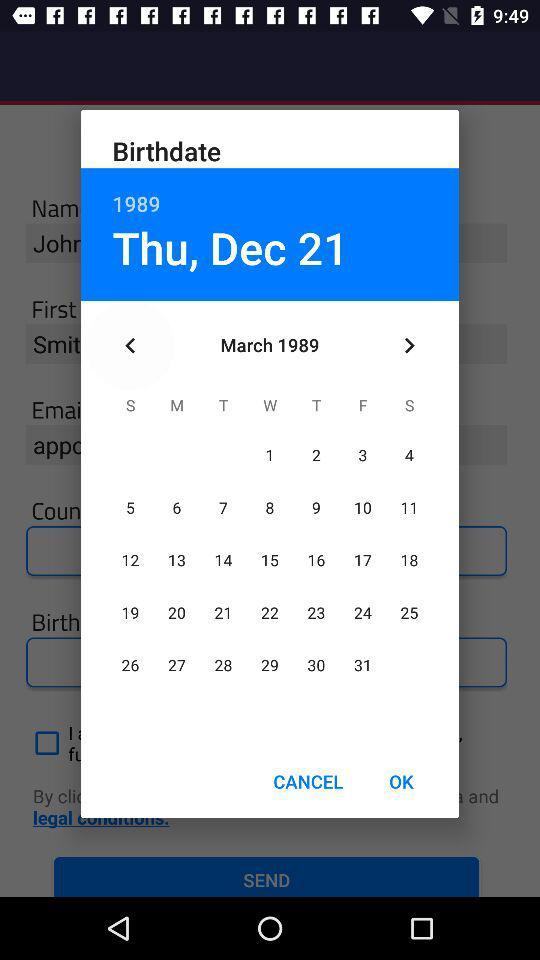 The height and width of the screenshot is (960, 540). I want to click on item below 1989 item, so click(408, 345).